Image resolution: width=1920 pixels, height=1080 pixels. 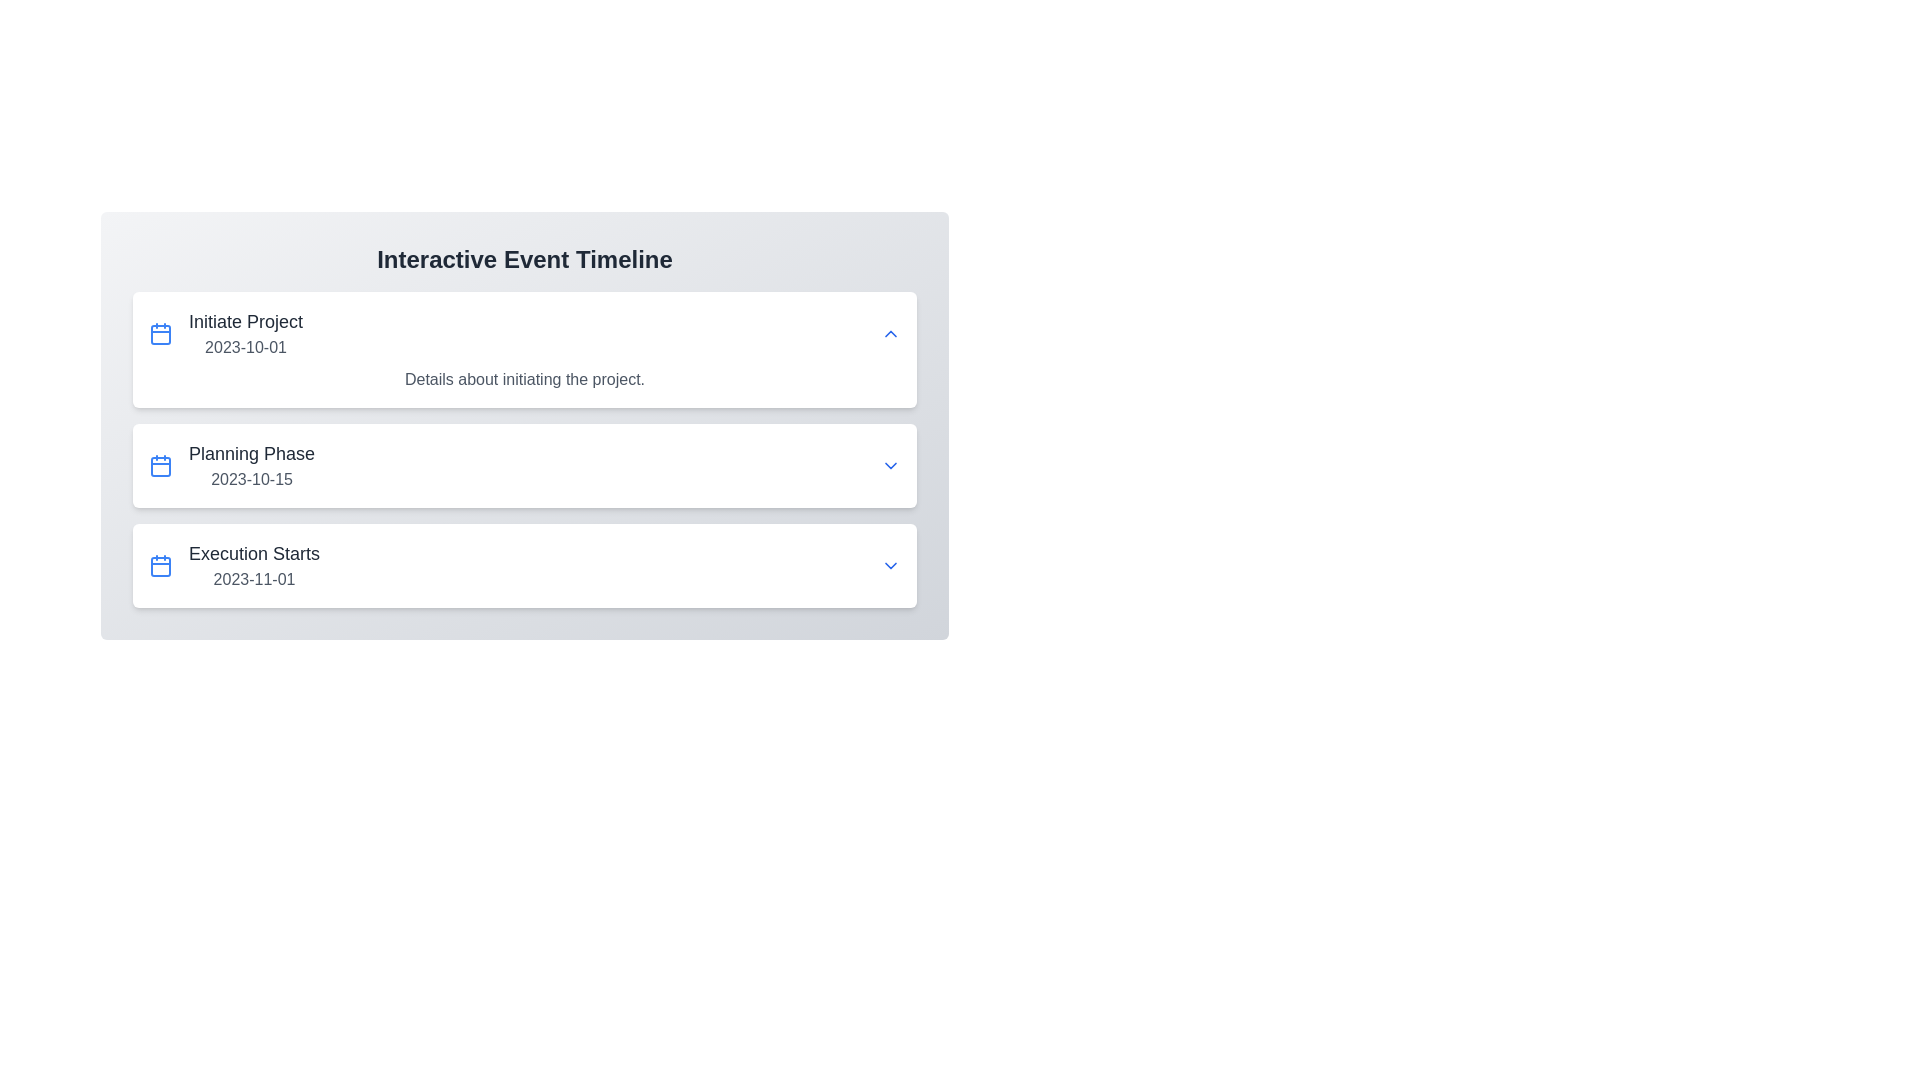 I want to click on information from the Timeline entry titled 'Execution Starts' with the date '2023-11-01', which is the third element in the stack beneath 'Planning Phase', so click(x=253, y=566).